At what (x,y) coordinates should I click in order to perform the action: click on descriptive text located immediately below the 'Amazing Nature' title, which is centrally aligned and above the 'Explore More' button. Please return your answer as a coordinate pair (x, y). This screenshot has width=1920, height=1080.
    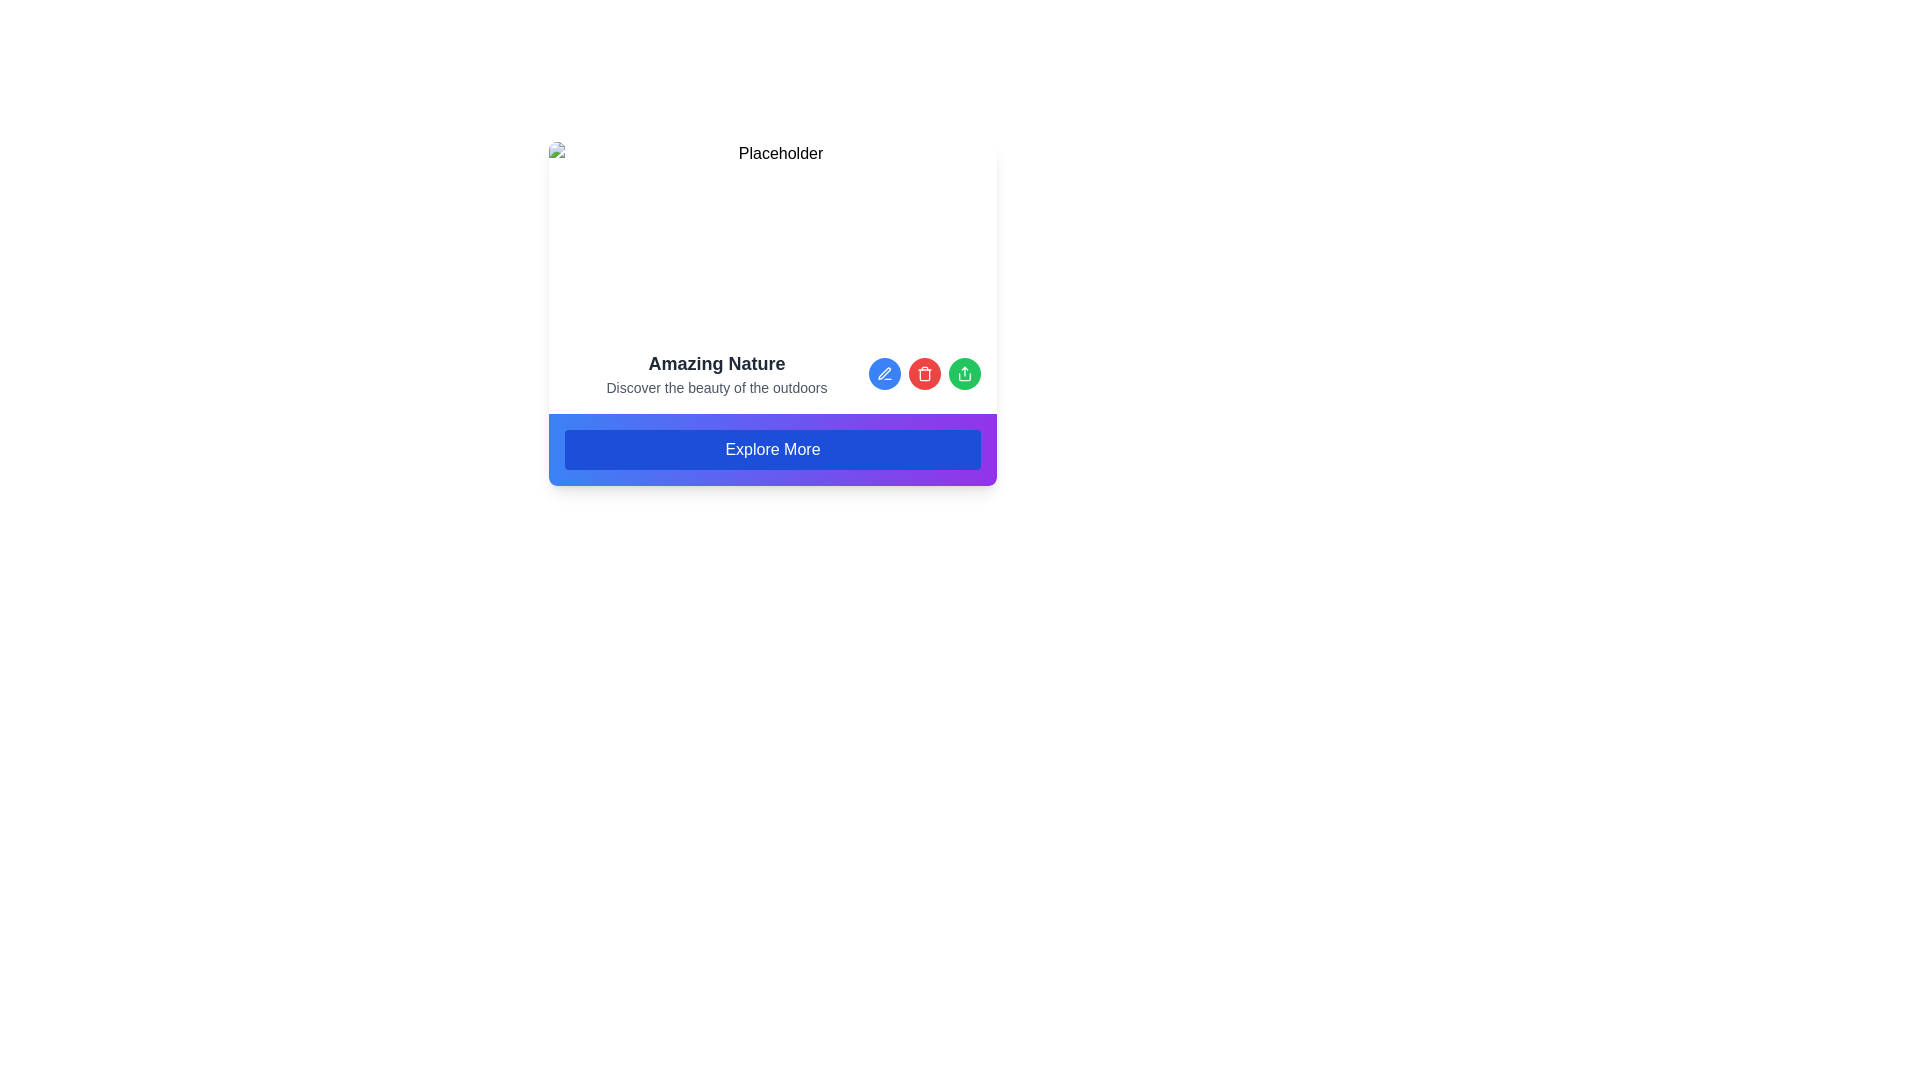
    Looking at the image, I should click on (716, 388).